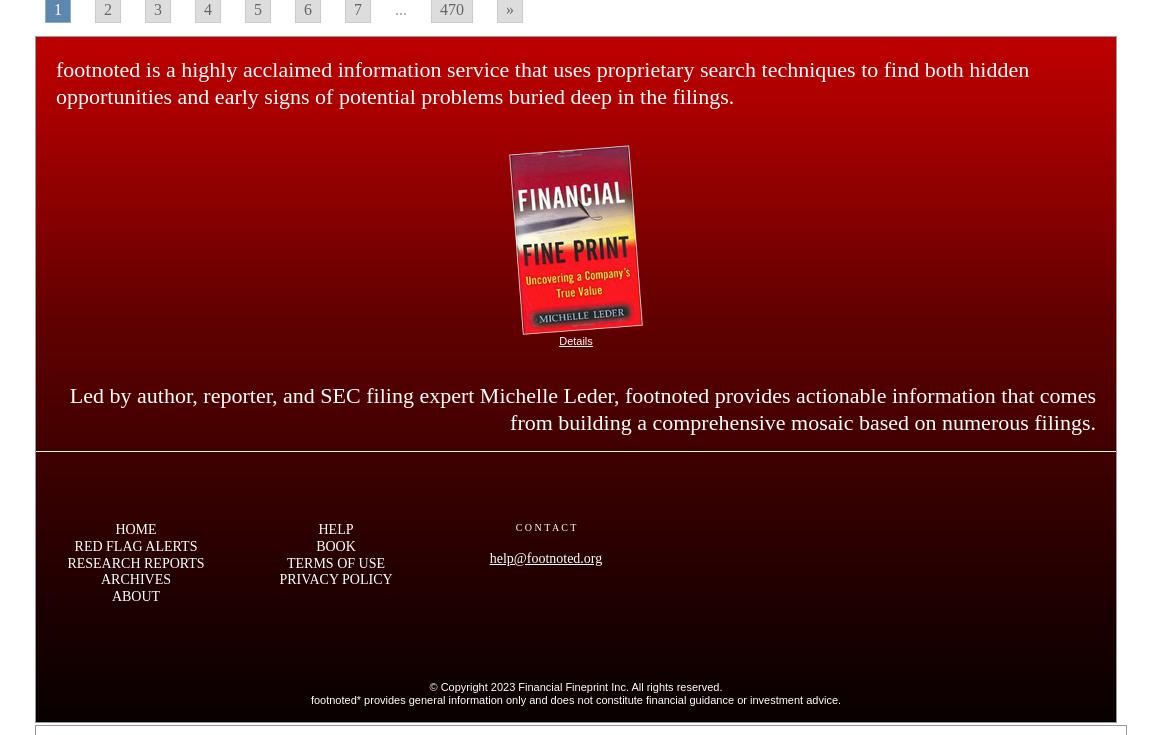 This screenshot has width=1150, height=735. I want to click on 'TERMS OF USE', so click(335, 561).